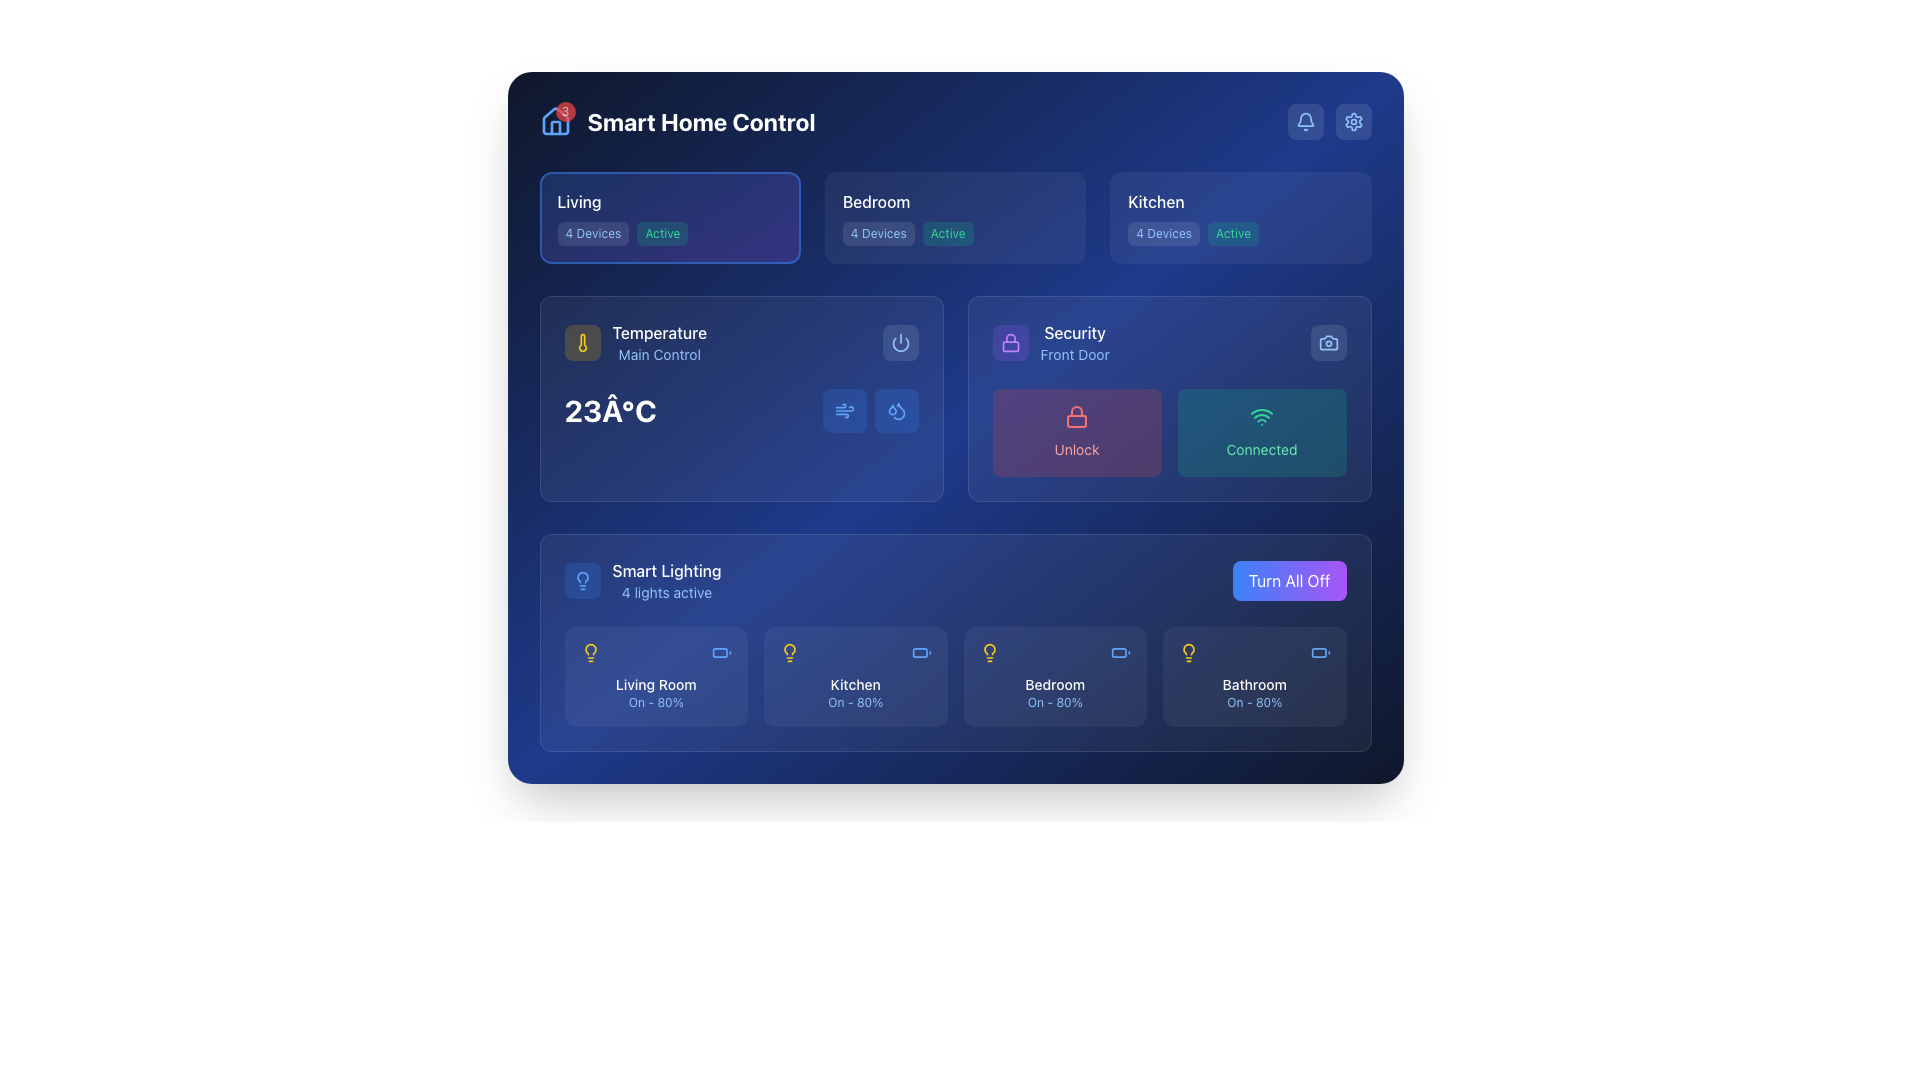 The image size is (1920, 1080). Describe the element at coordinates (662, 233) in the screenshot. I see `the Status Indicator Badge that has a light green background and the word 'Active' in green text, located immediately to the right of the '4 Devices' badge in the 'Living' section` at that location.